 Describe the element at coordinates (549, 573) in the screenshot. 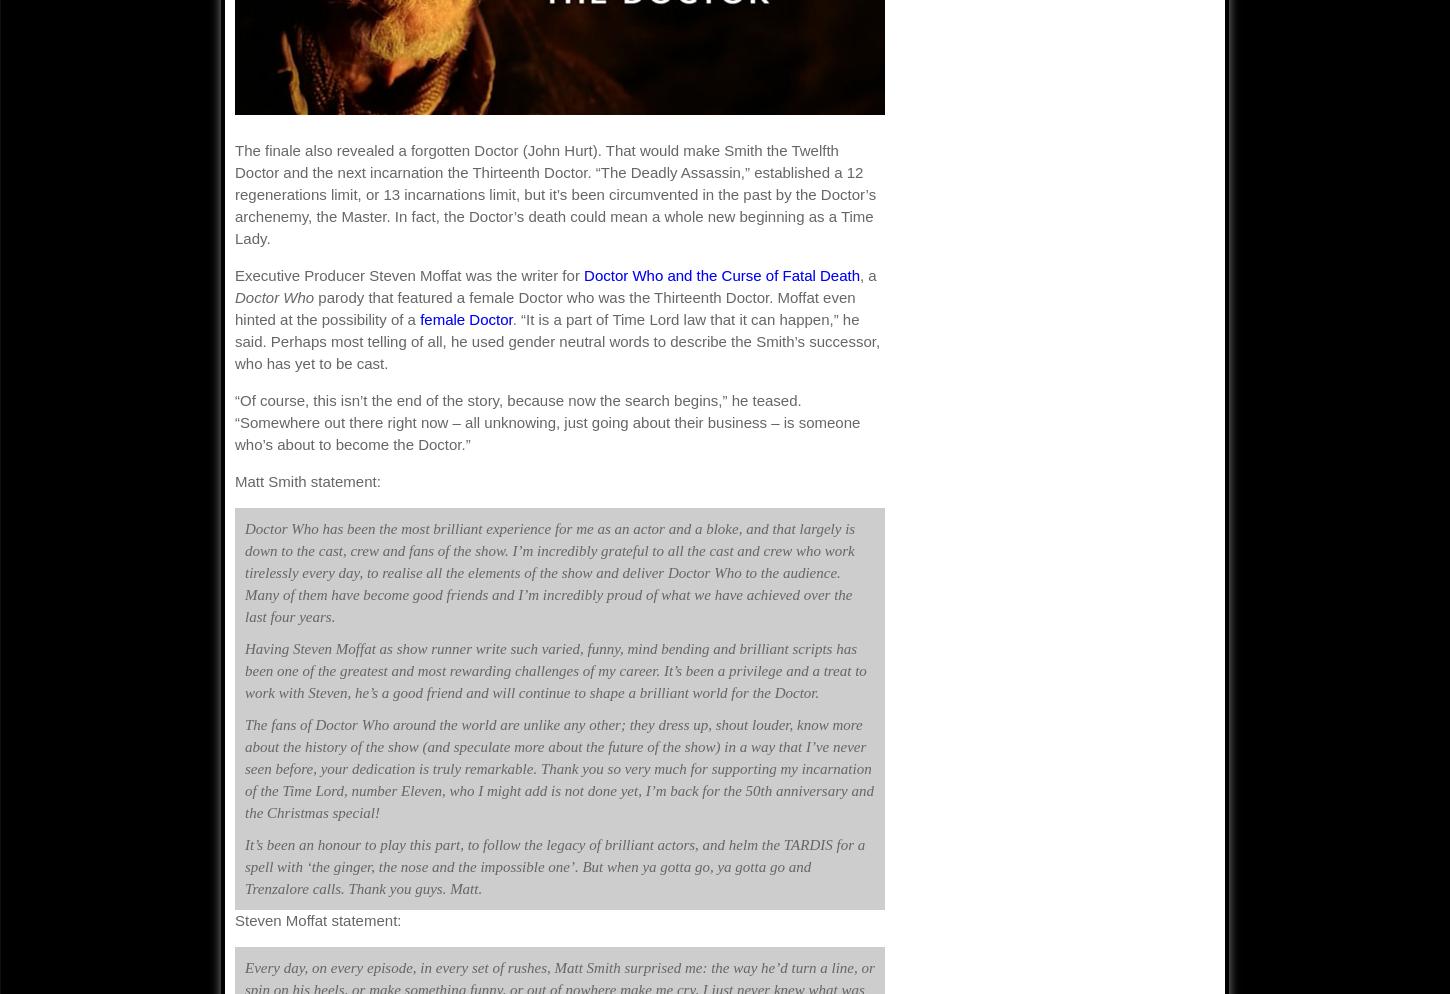

I see `'Doctor Who has been the most brilliant experience for me as an actor and a bloke, and that largely is down to the cast, crew and fans of the show. I’m incredibly grateful to all the cast and crew who work tirelessly every day, to realise all the elements of the show and deliver Doctor Who to the audience. Many of them have become good friends and I’m incredibly proud of what we have achieved over the last four years.'` at that location.